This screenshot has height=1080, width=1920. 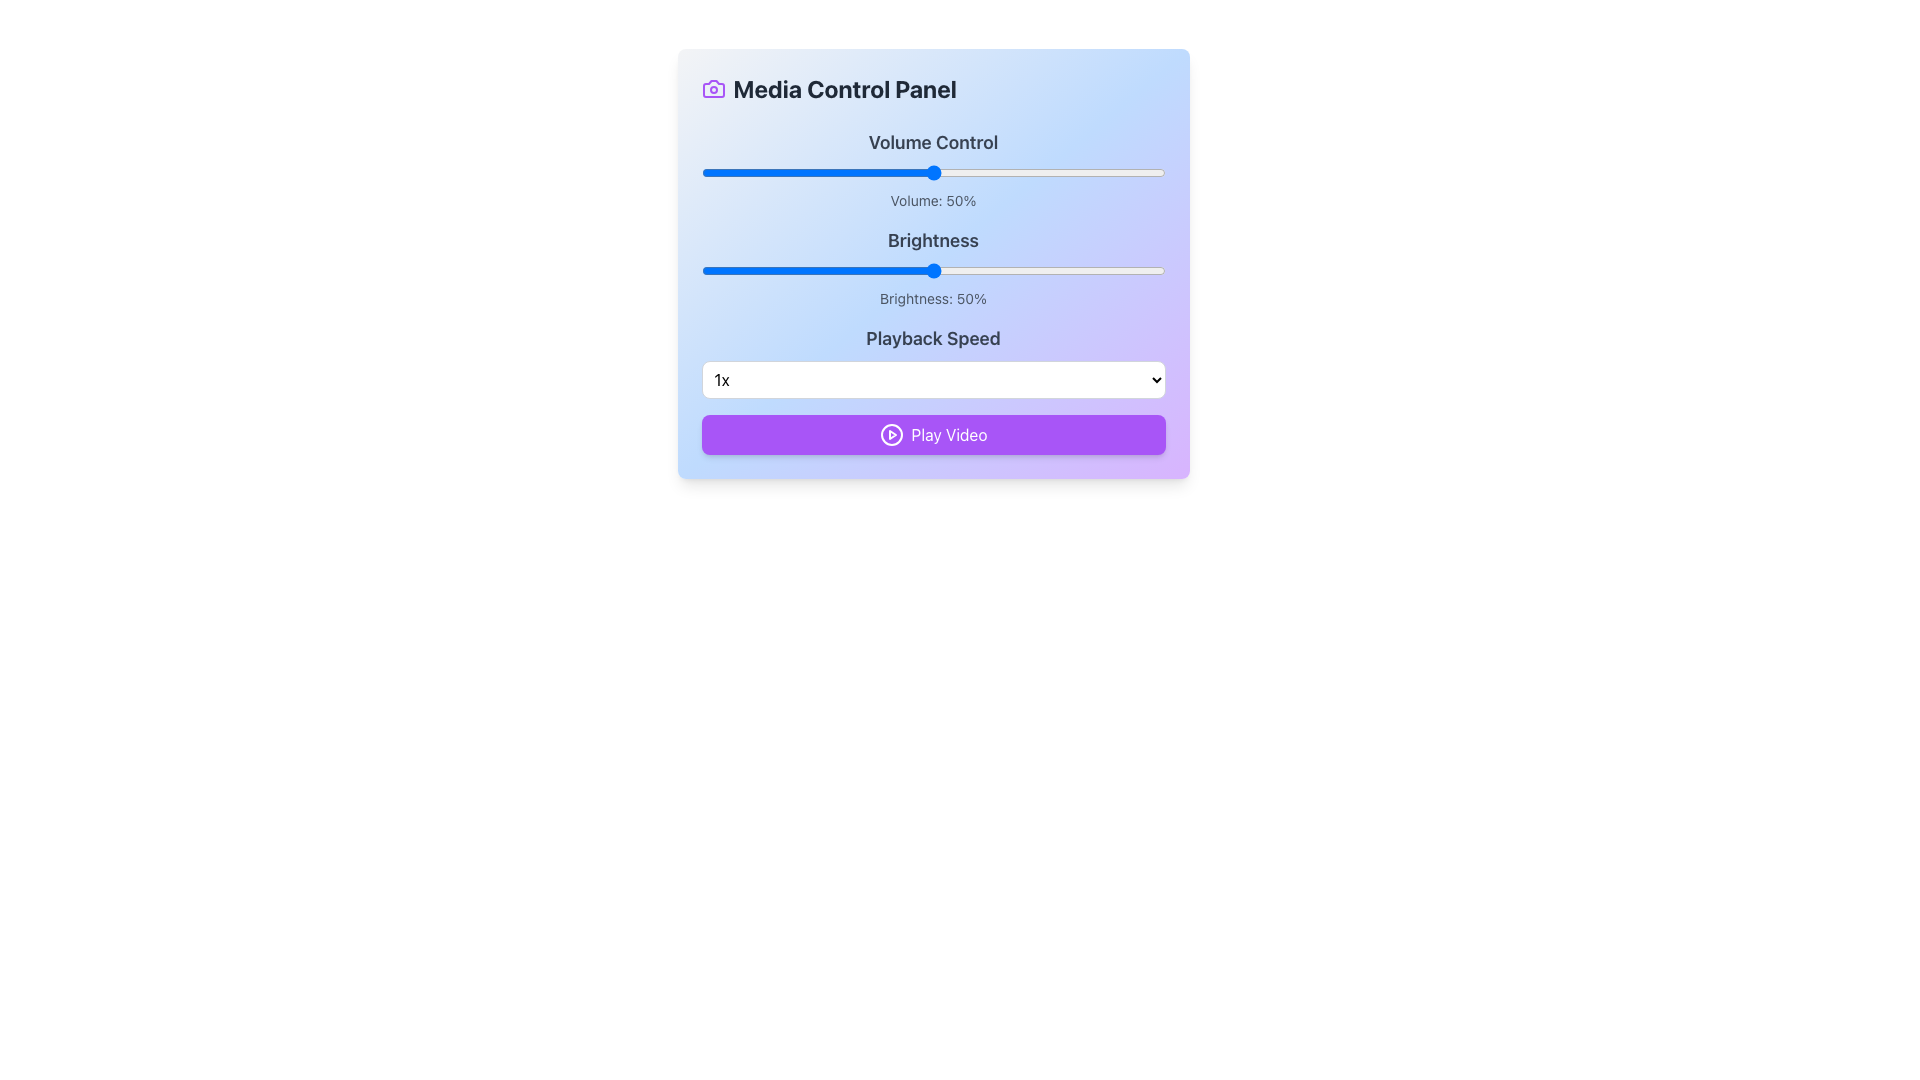 I want to click on the 'Playback Speed' text label, which is styled in bold dark gray font and positioned centrally above the playback speed dropdown menu, so click(x=932, y=338).